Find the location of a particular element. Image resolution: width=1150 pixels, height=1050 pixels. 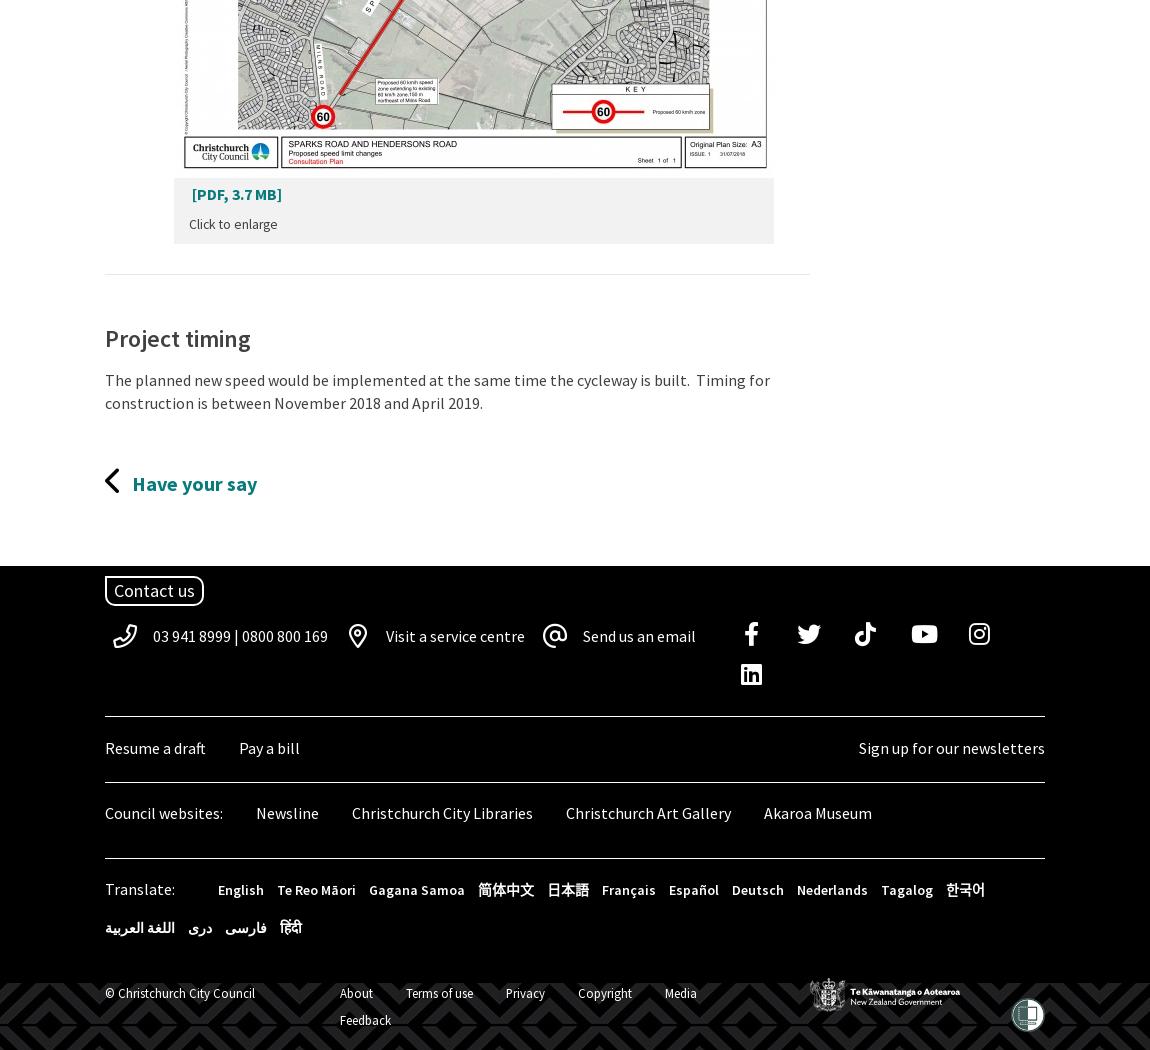

'The planned new speed would be implemented at the same time the cycleway is built.  Timing for construction is between November 2018 and April 2019.' is located at coordinates (103, 391).